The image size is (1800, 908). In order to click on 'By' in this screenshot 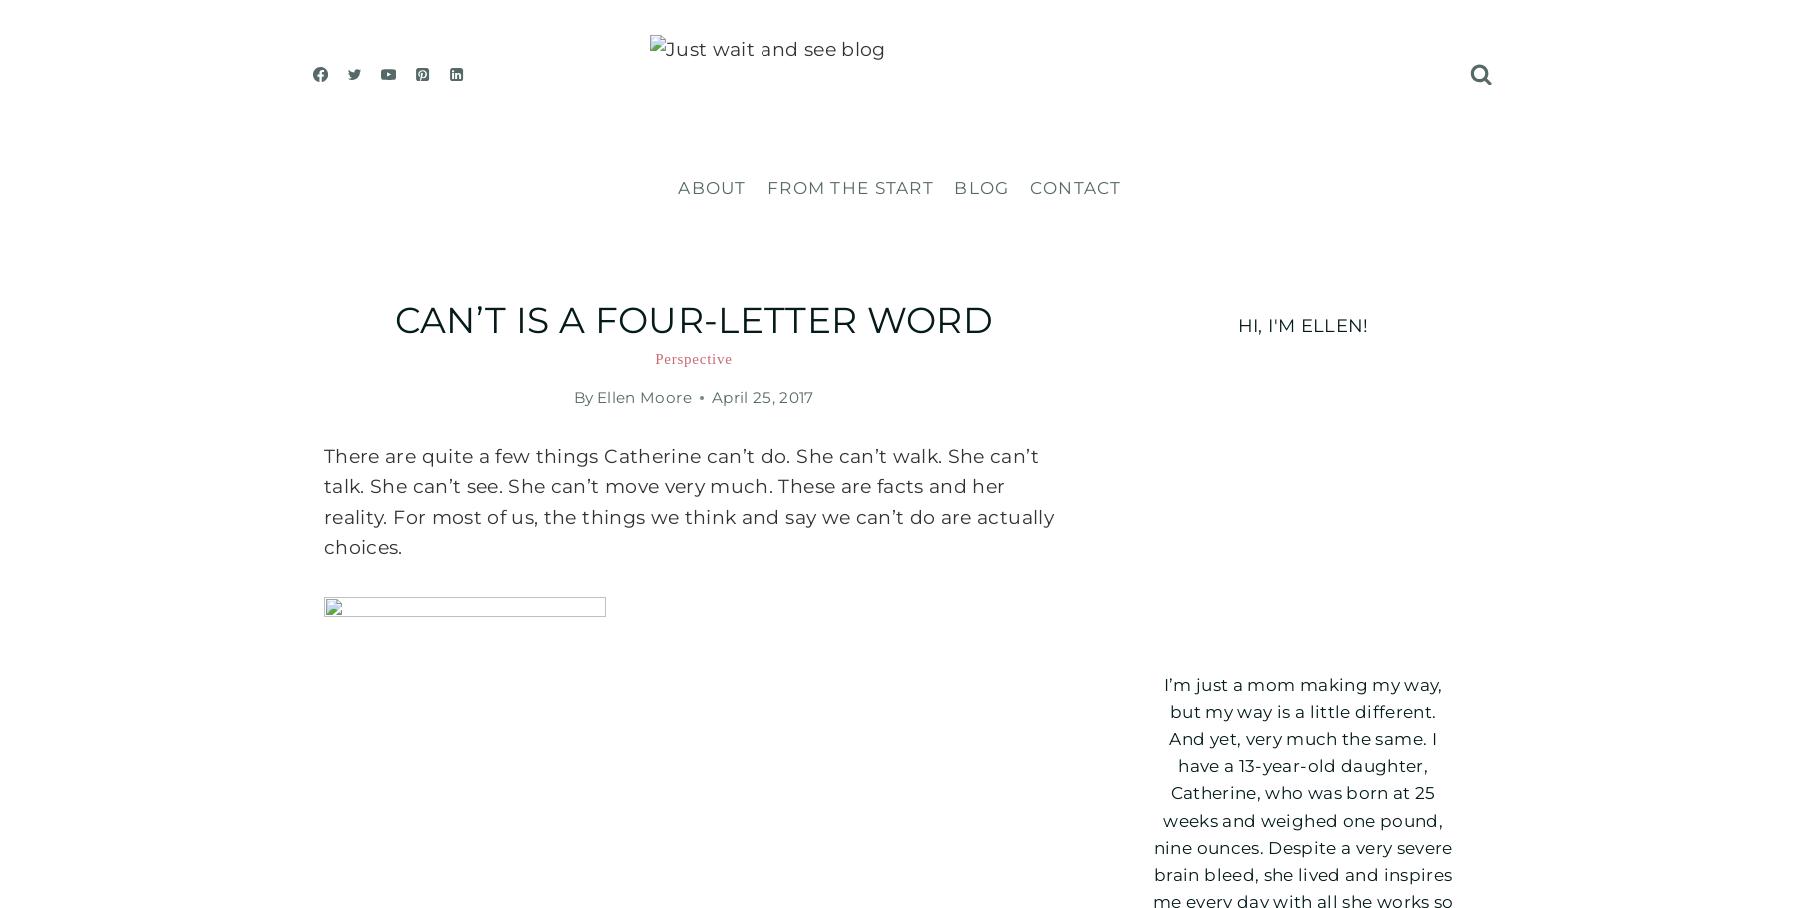, I will do `click(583, 395)`.